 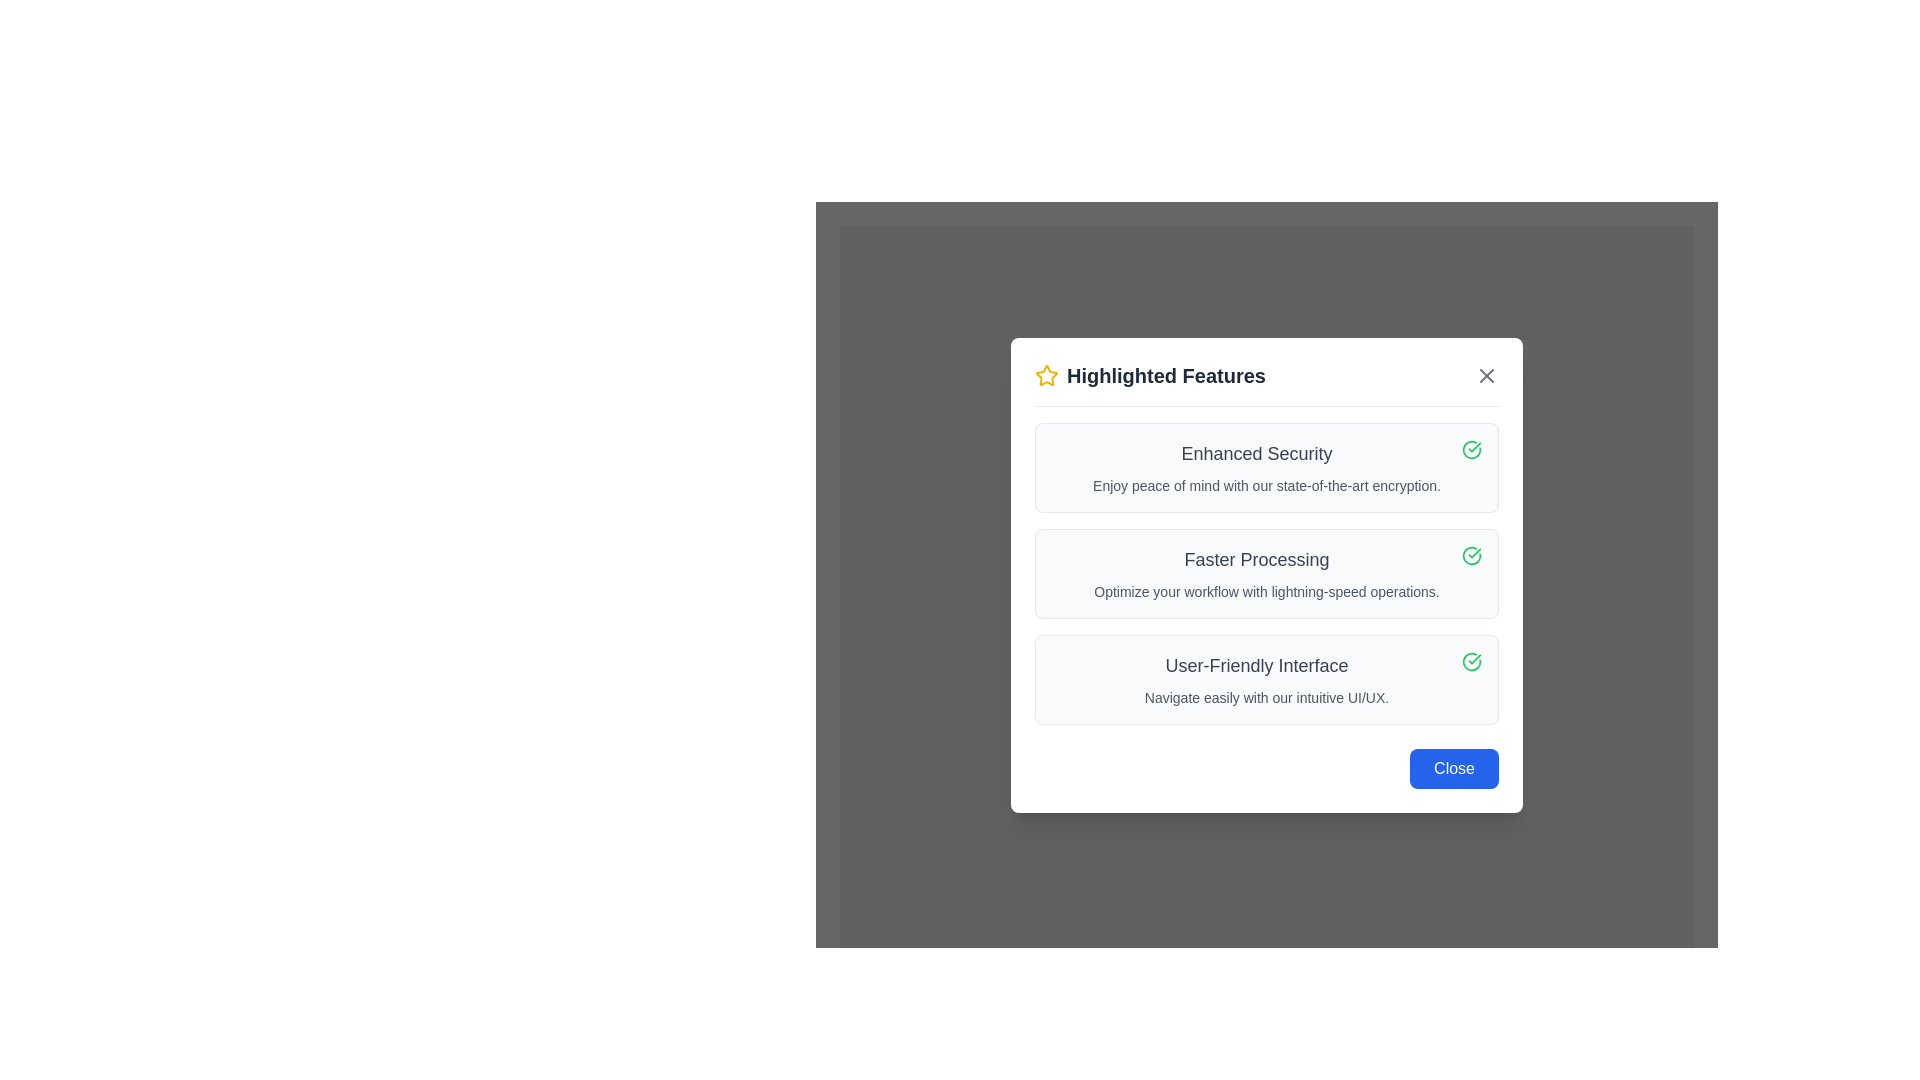 I want to click on text of the heading element located at the top-left of the modal dialog, which serves as a title or header, so click(x=1150, y=375).